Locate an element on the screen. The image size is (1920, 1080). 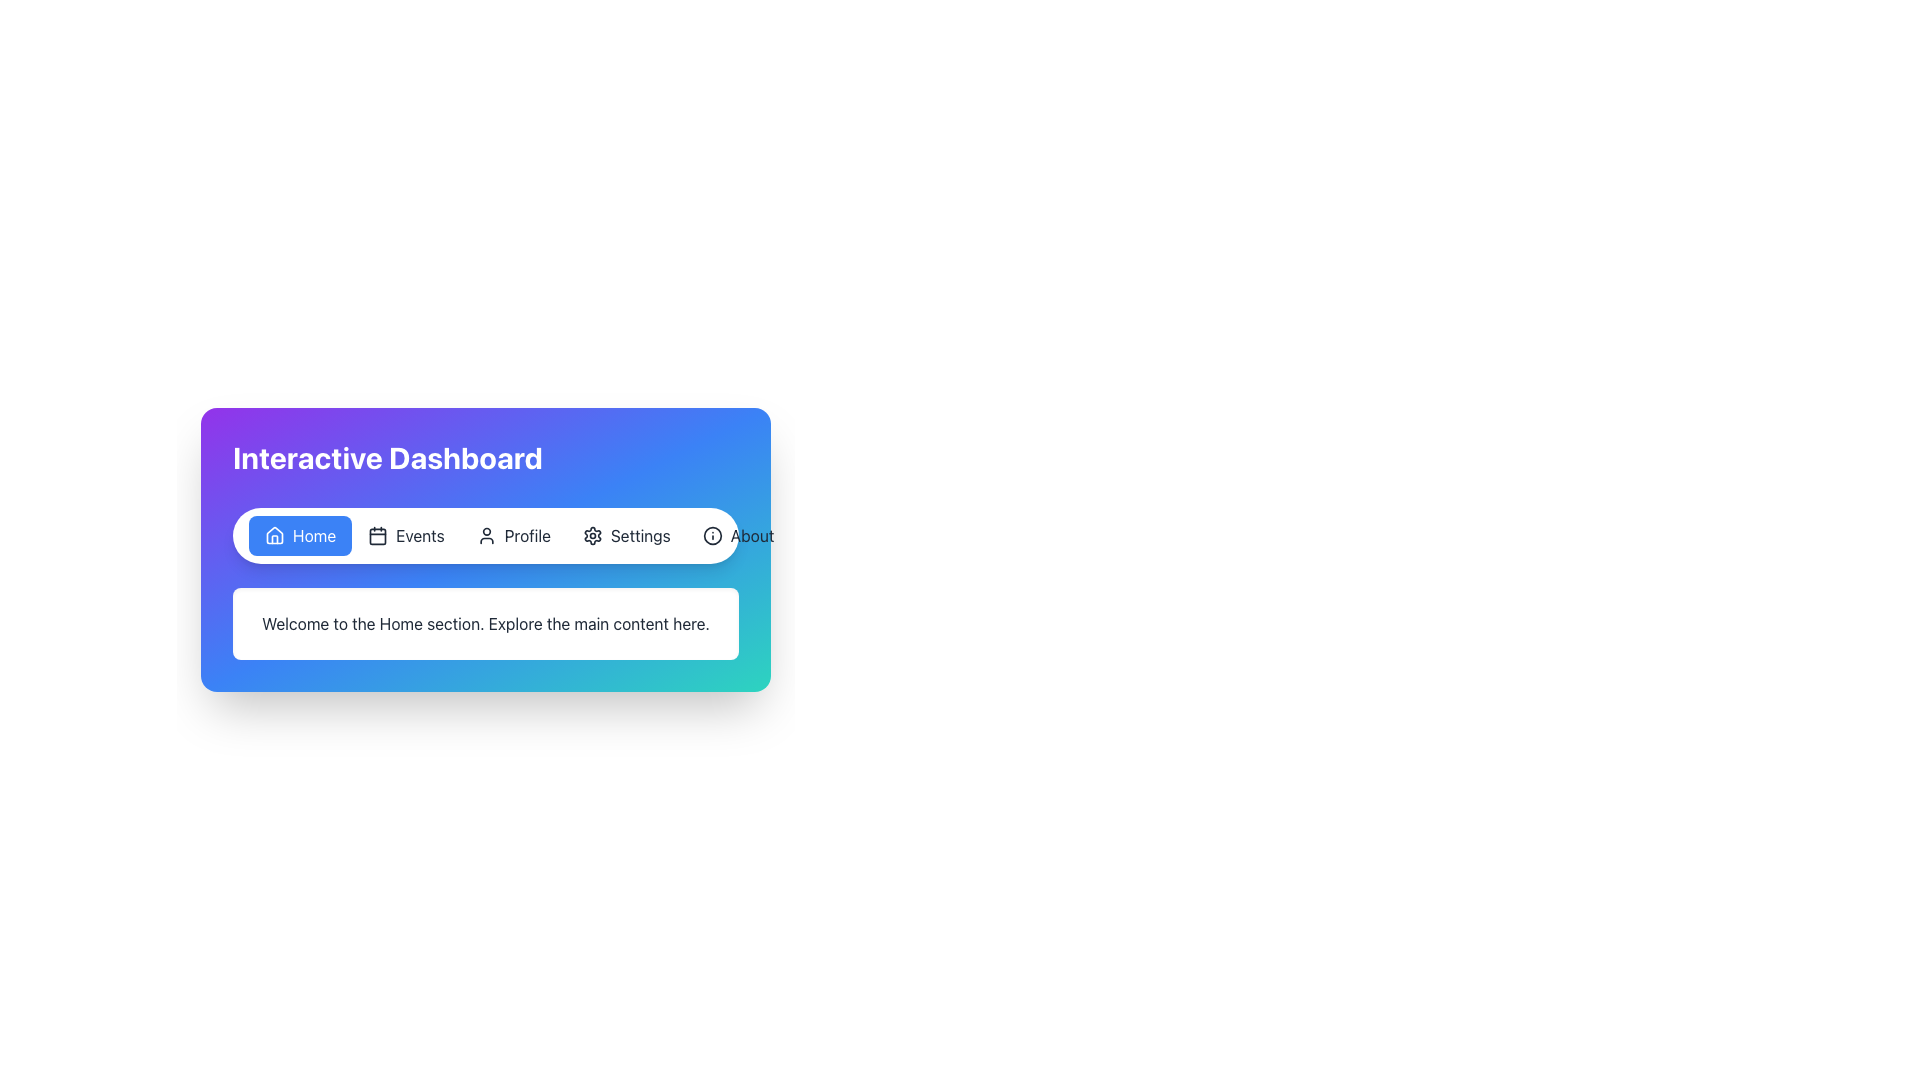
the 'Home' text label, which is styled in white font and part of a blue button in the navigation bar, located to the right of a house icon is located at coordinates (313, 535).